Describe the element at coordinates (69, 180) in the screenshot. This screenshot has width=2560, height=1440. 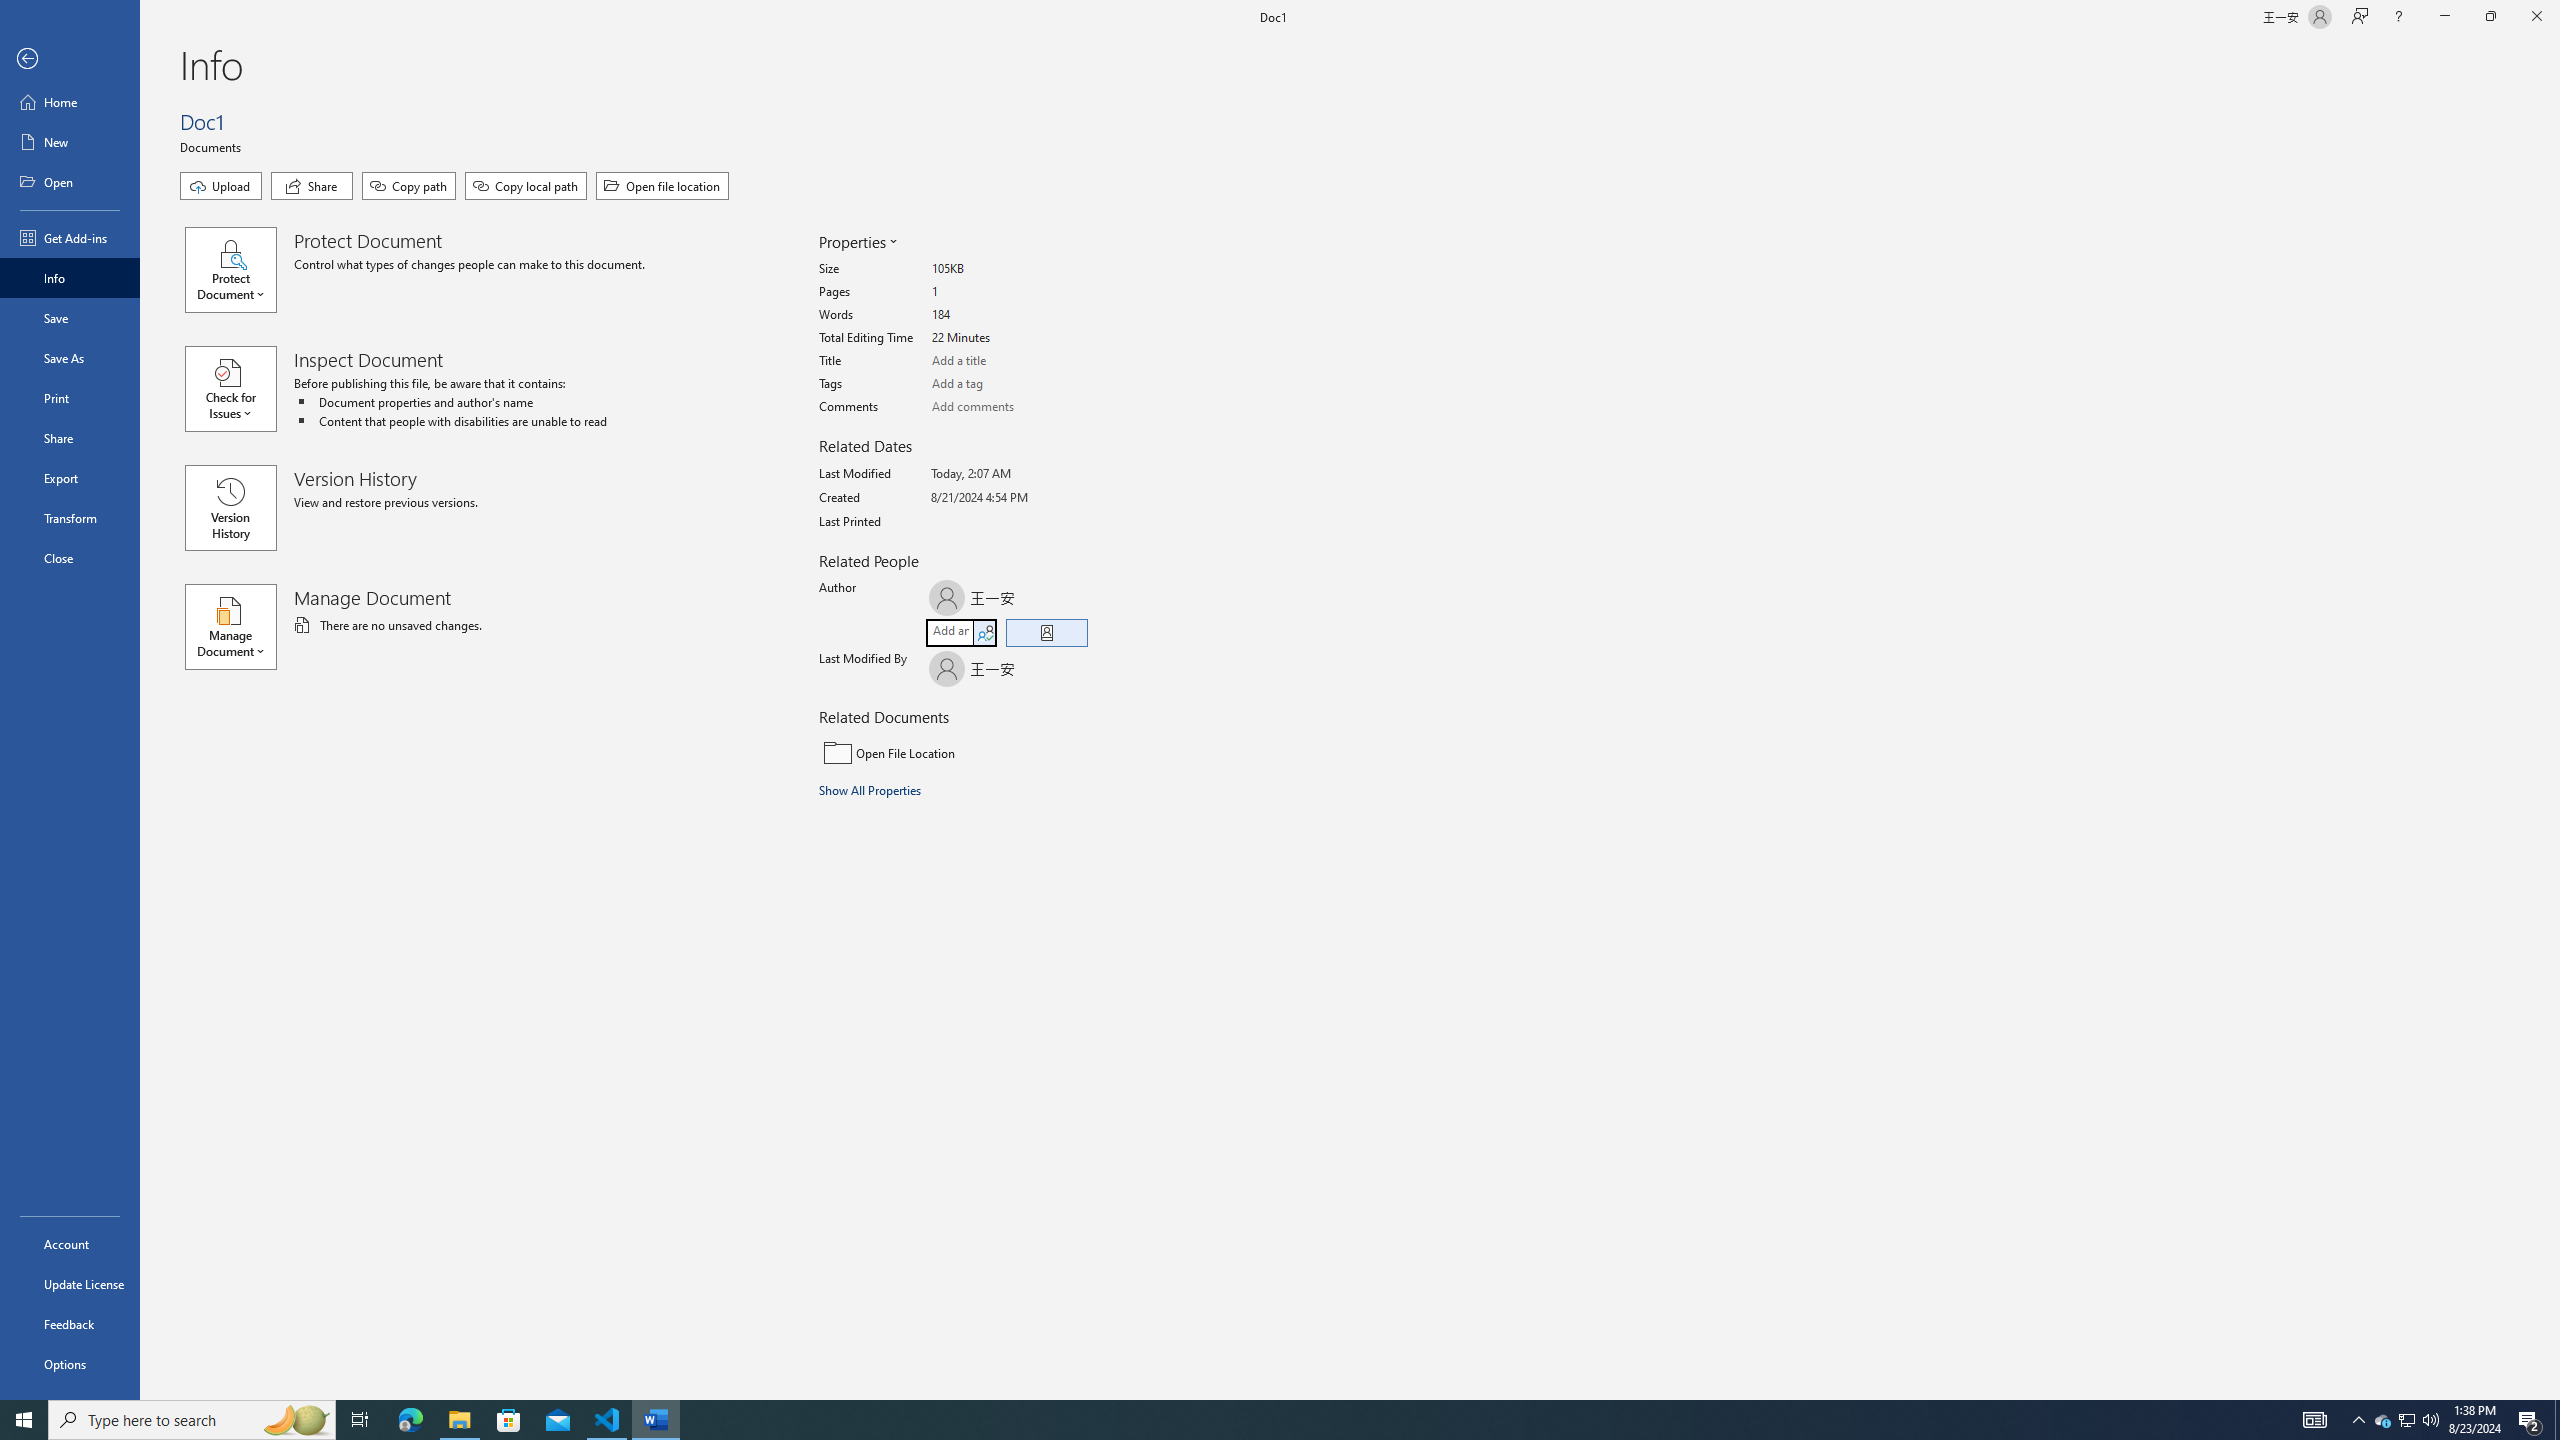
I see `'Open'` at that location.